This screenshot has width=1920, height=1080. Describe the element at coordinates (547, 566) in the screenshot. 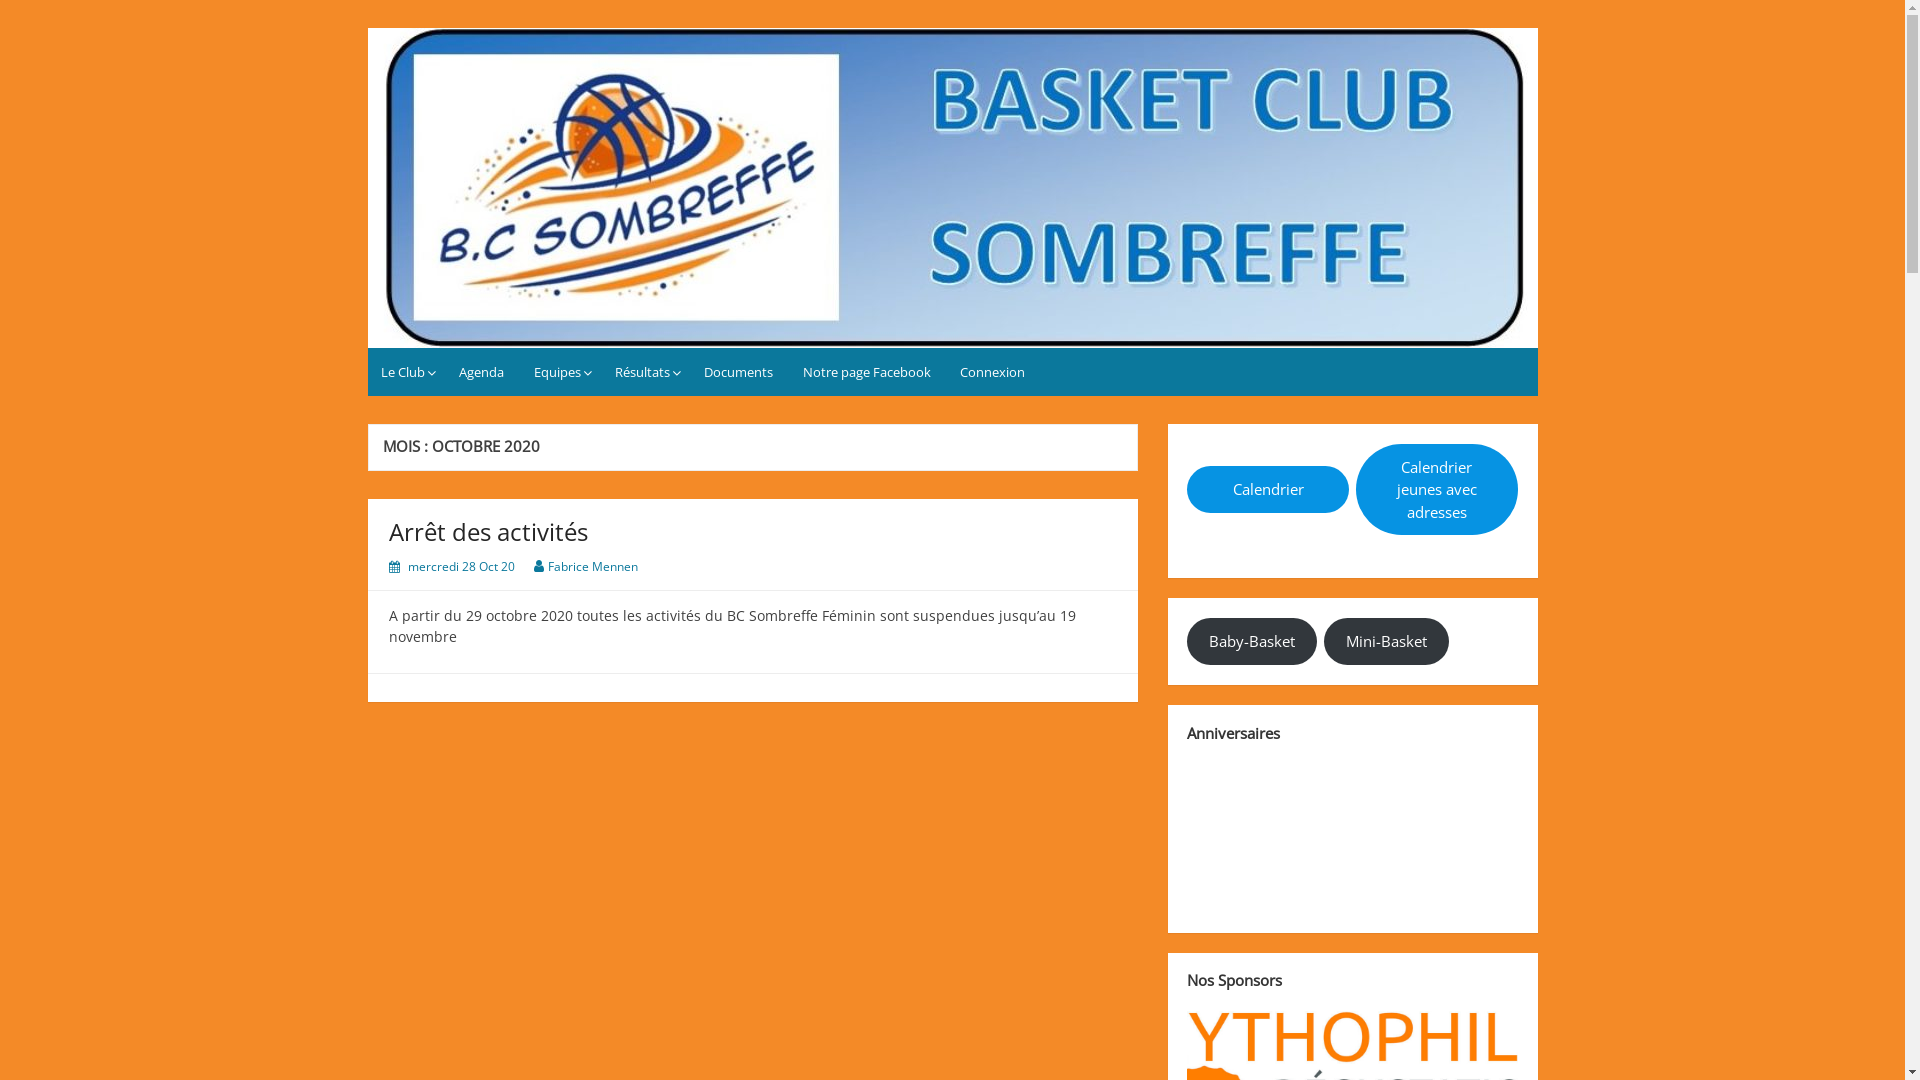

I see `'Fabrice Mennen'` at that location.